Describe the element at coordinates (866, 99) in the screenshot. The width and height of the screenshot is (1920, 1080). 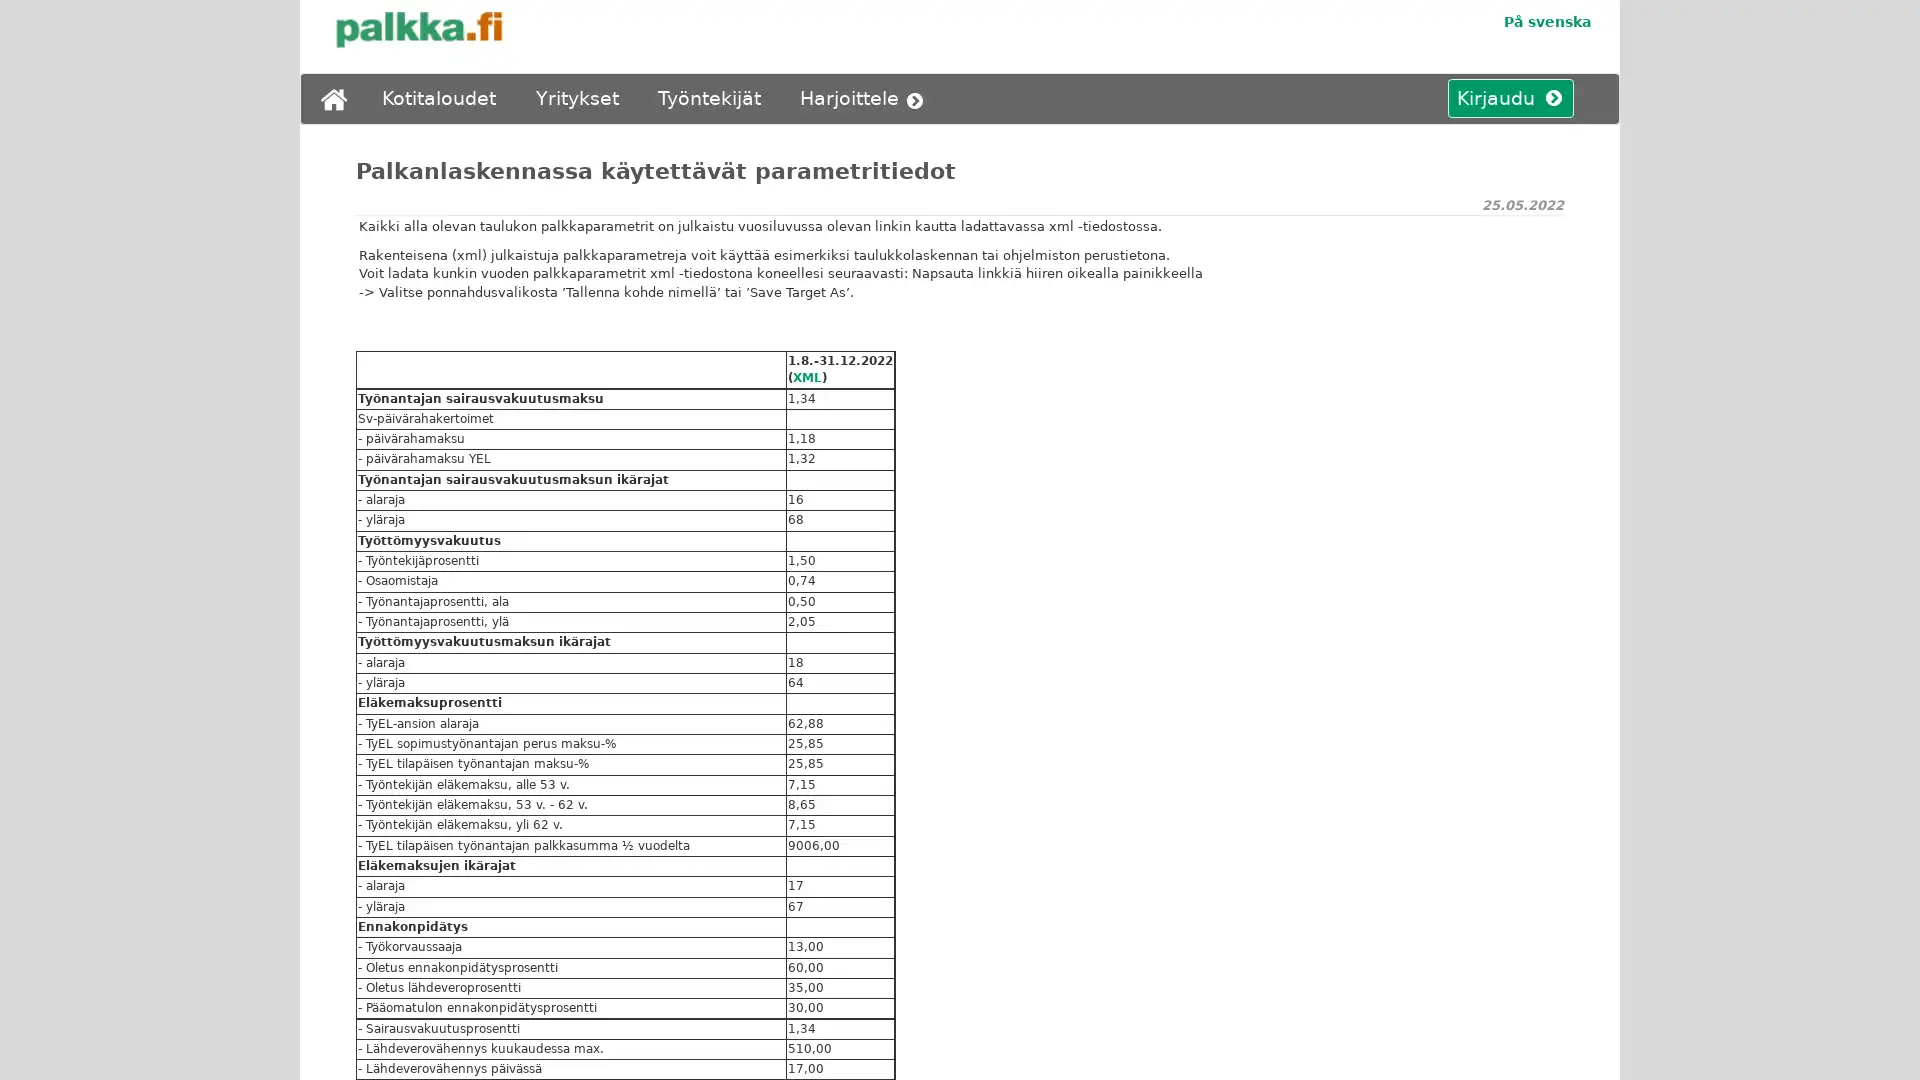
I see `Harjoittele` at that location.